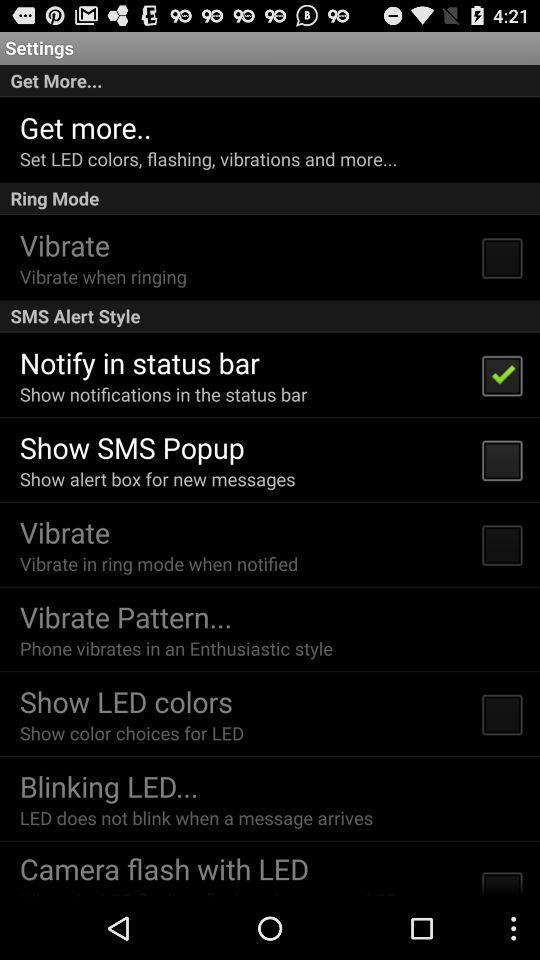 This screenshot has height=960, width=540. I want to click on item below the vibrate in ring icon, so click(125, 615).